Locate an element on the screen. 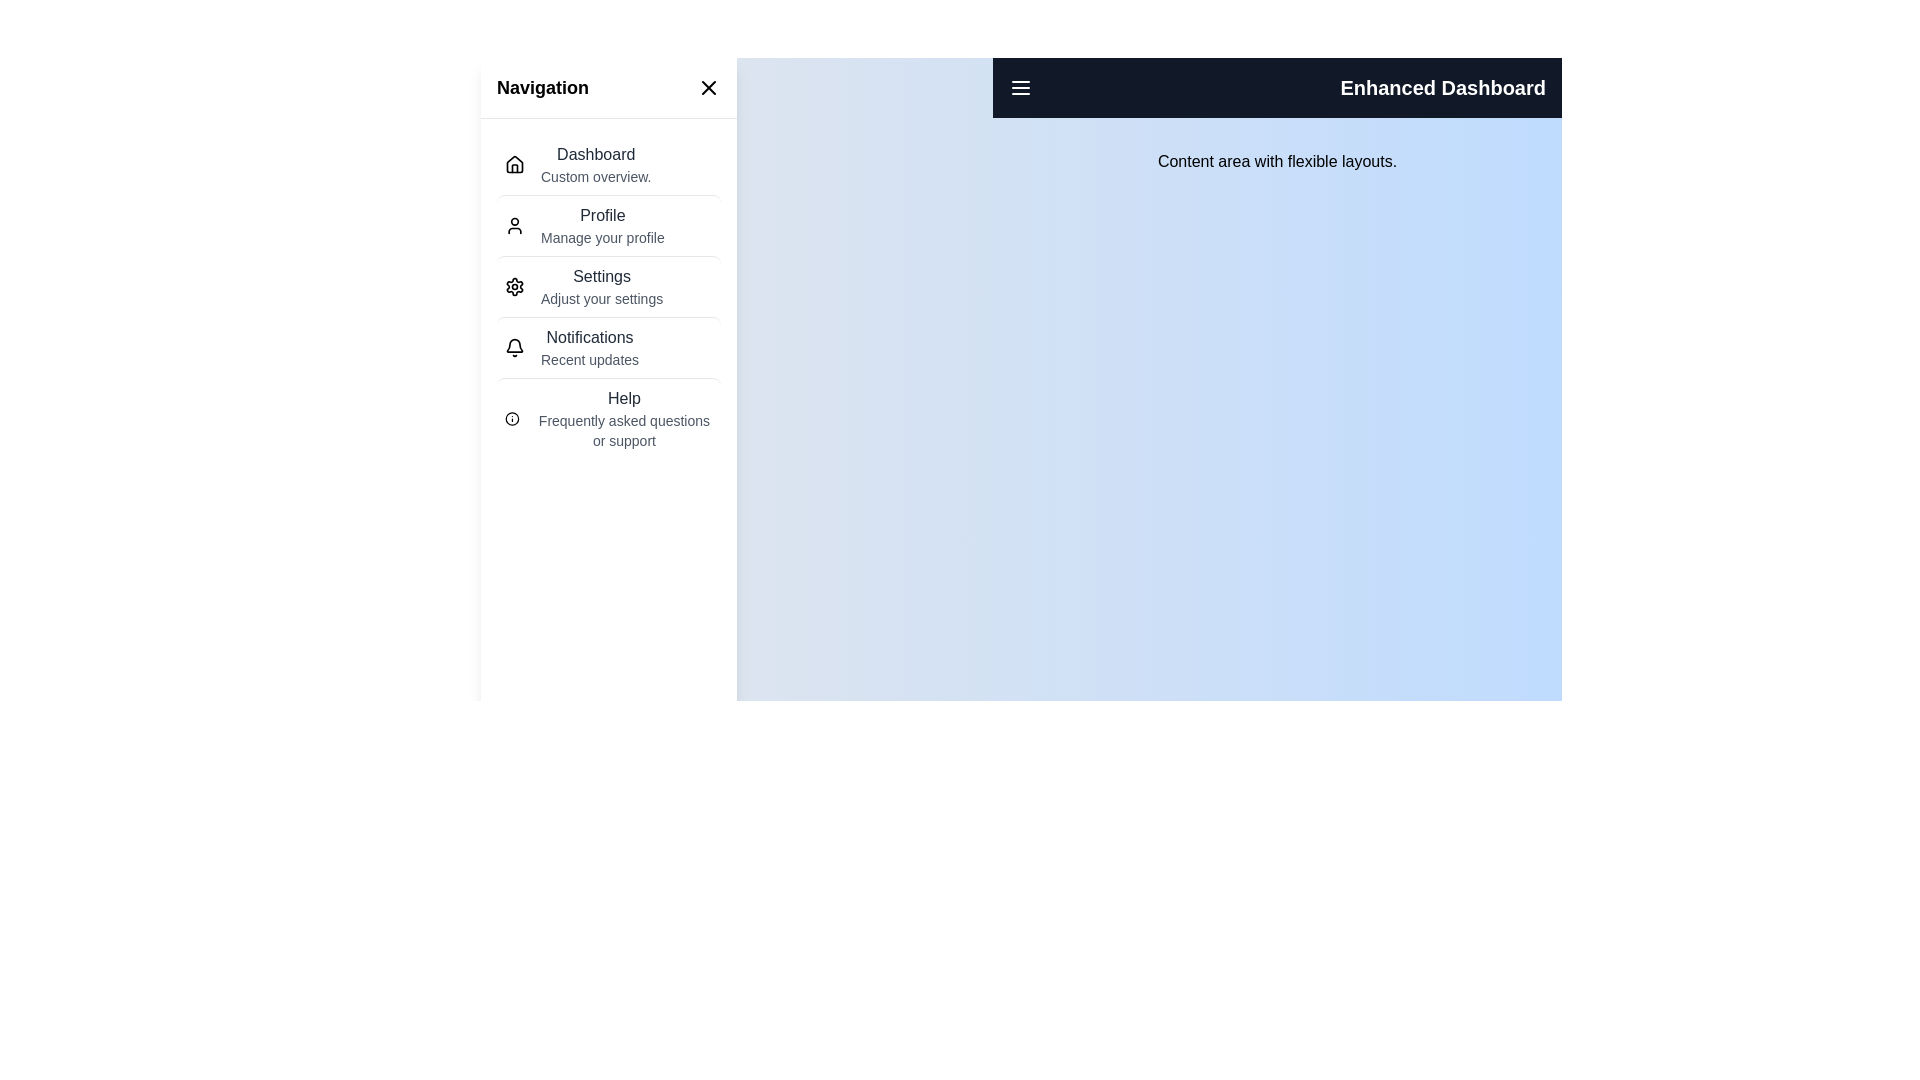 The width and height of the screenshot is (1920, 1080). the second item in the sidebar navigation labeled 'Profile Management' is located at coordinates (608, 224).